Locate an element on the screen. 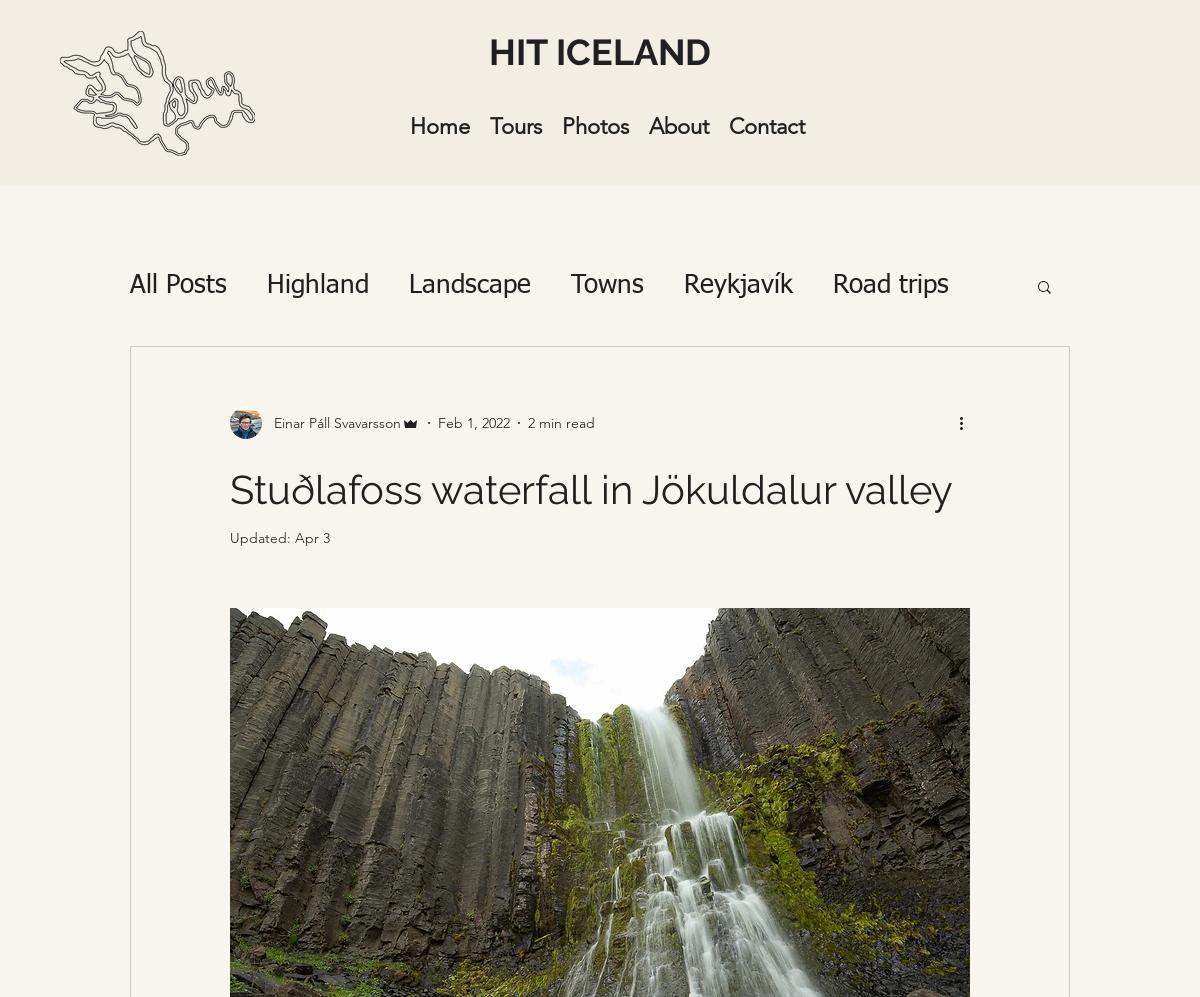 The width and height of the screenshot is (1200, 997). 'Einar Páll Svavarsson' is located at coordinates (337, 421).